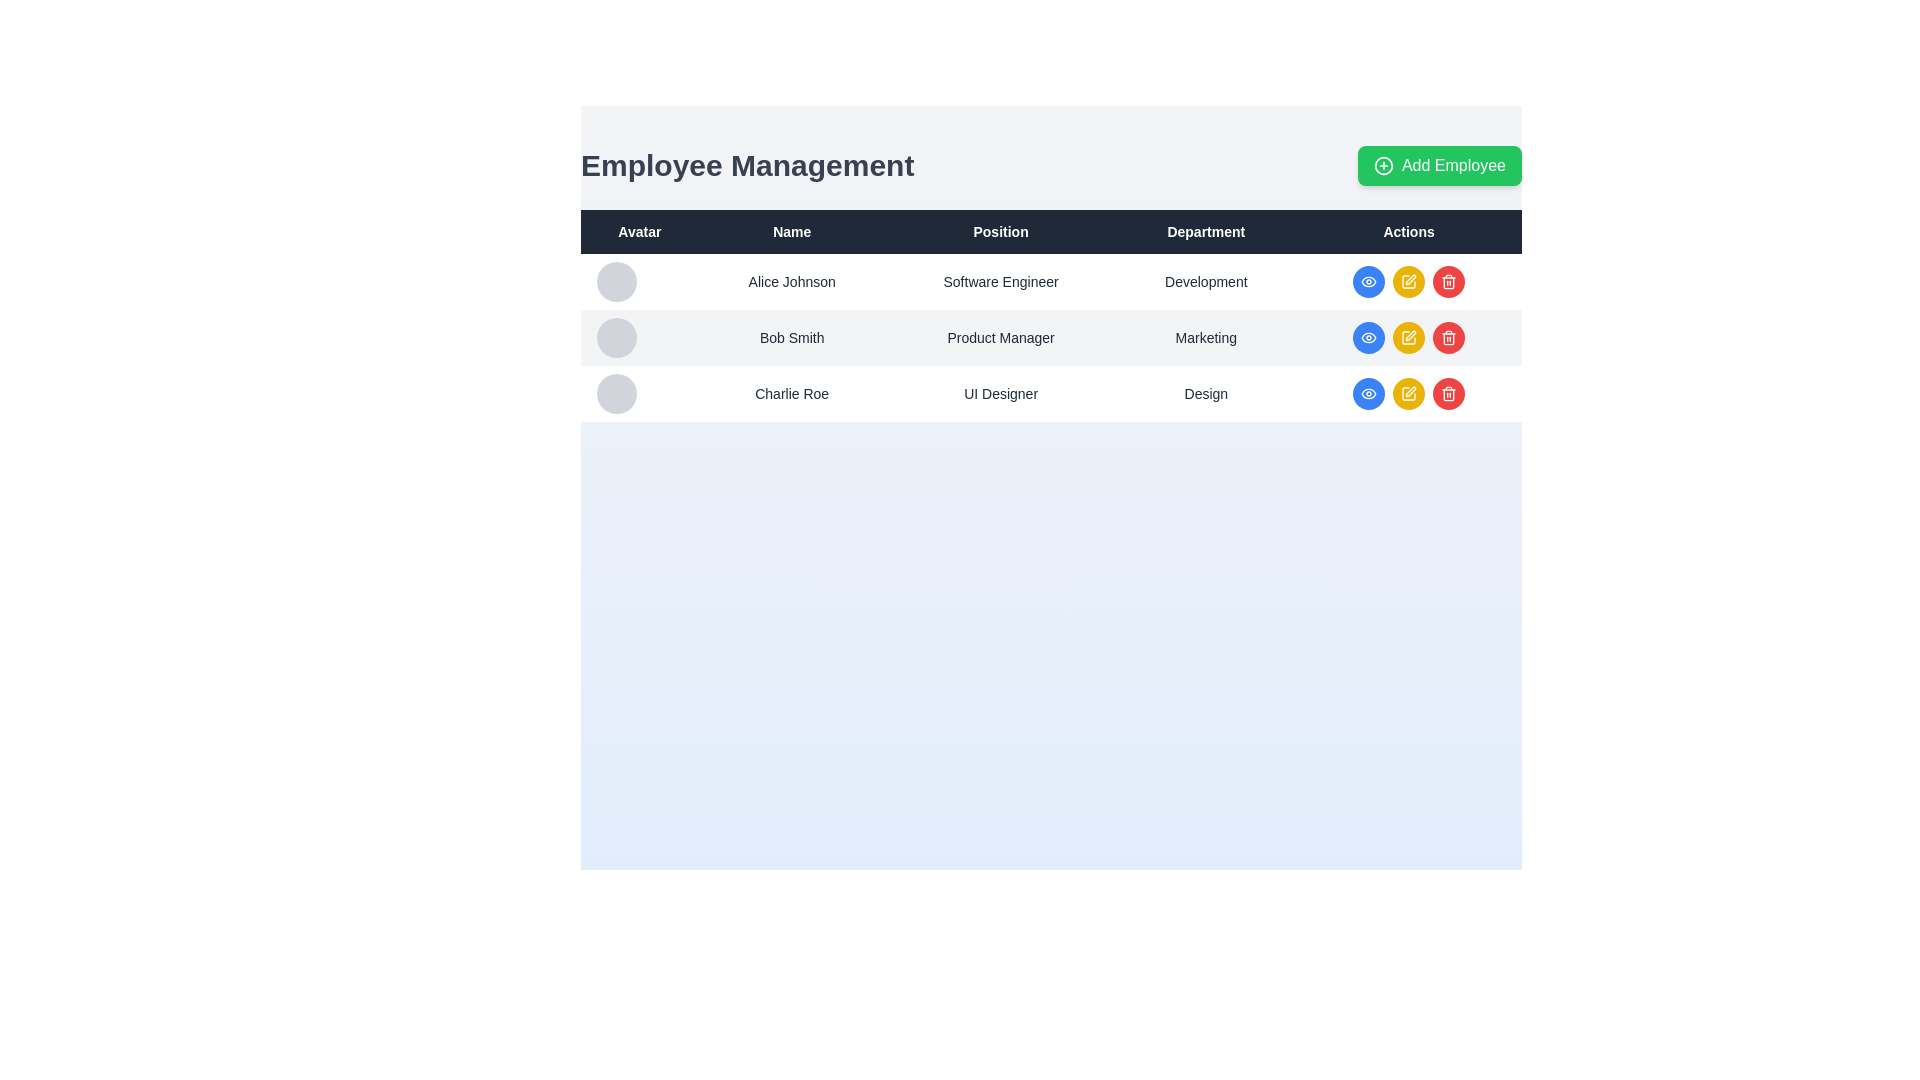 The height and width of the screenshot is (1080, 1920). Describe the element at coordinates (1410, 334) in the screenshot. I see `the 'Edit' icon button located in the 'Actions' column of the second row for 'Bob Smith, Product Manager'` at that location.